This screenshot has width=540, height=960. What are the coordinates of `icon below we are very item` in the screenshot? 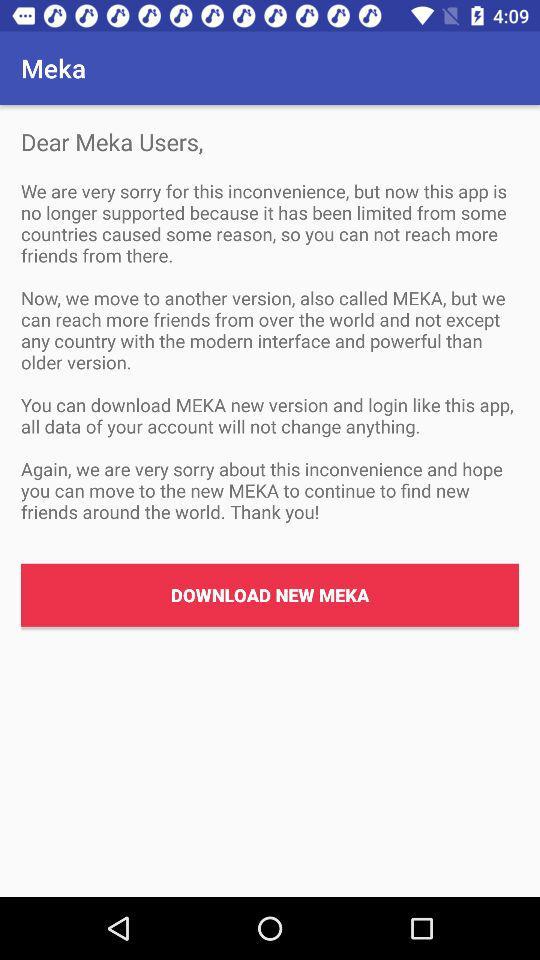 It's located at (270, 595).